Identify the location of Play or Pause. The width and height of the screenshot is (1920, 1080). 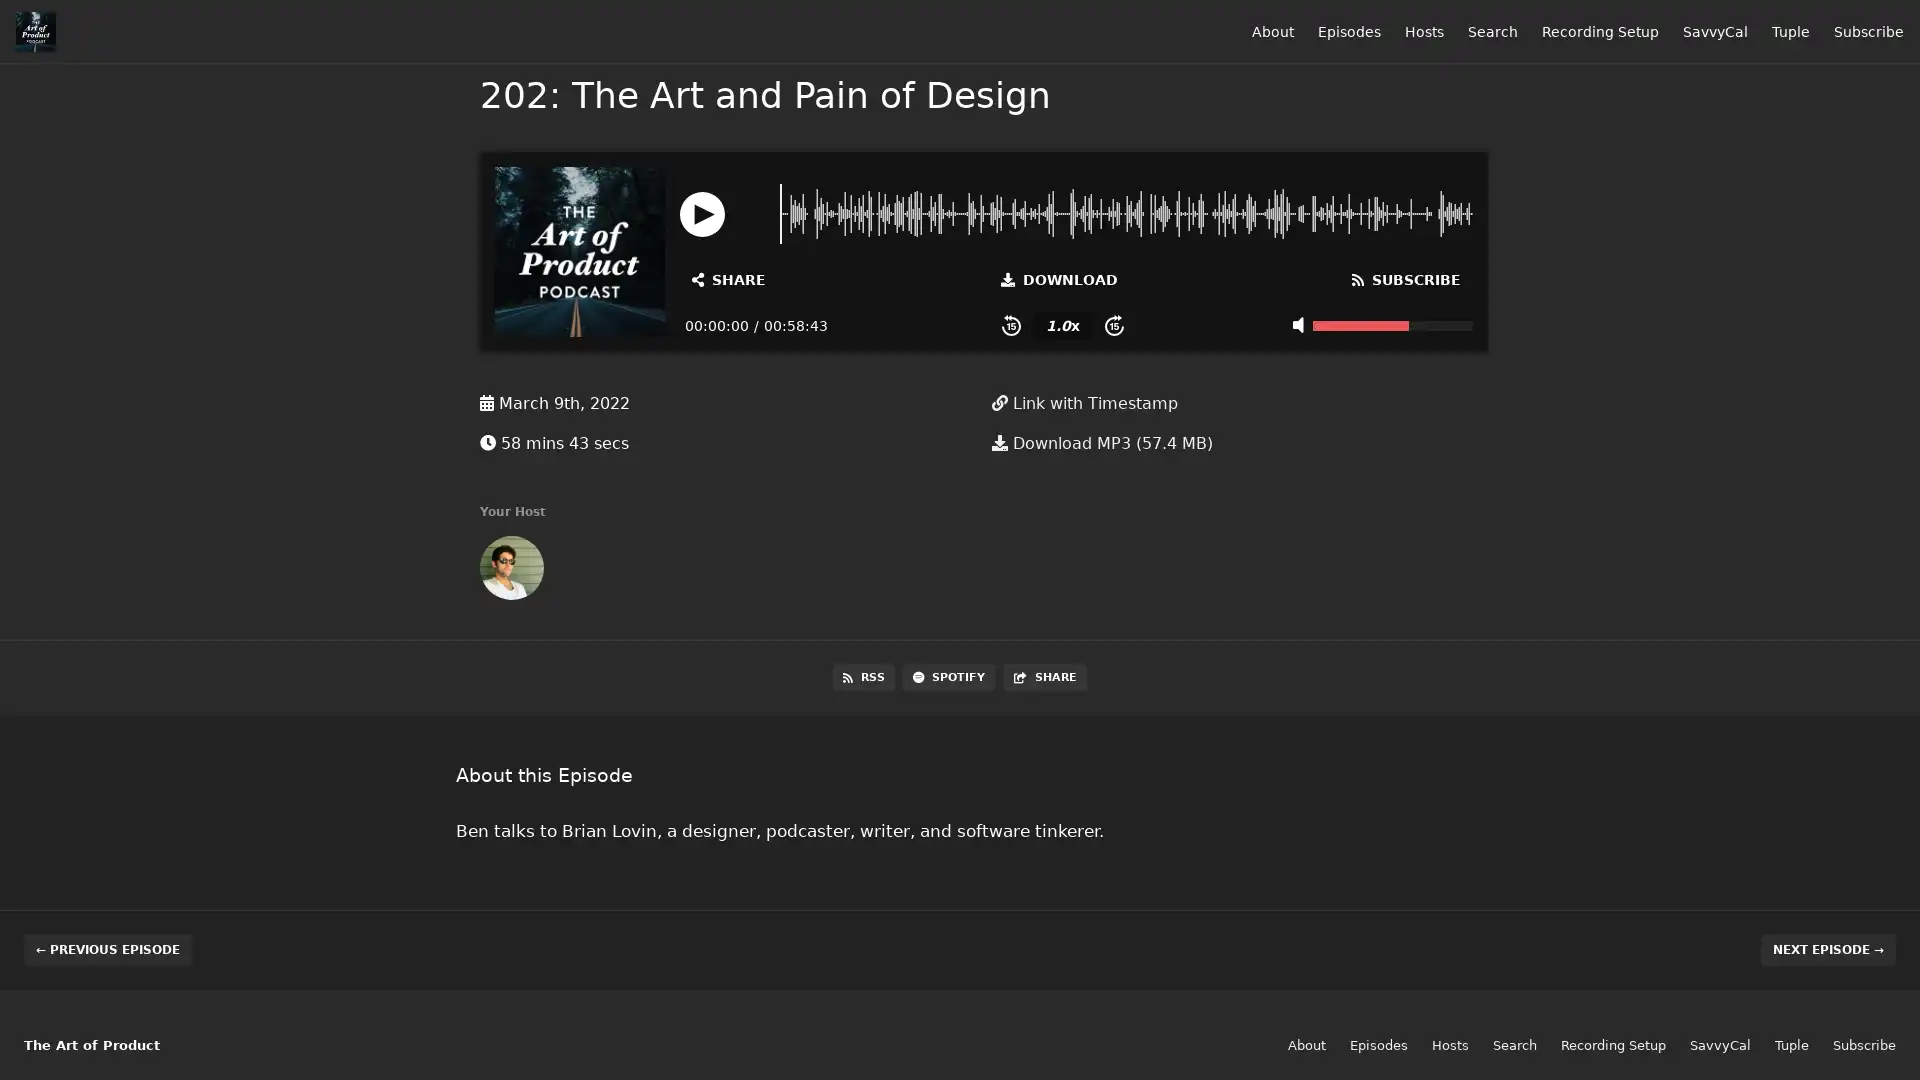
(702, 213).